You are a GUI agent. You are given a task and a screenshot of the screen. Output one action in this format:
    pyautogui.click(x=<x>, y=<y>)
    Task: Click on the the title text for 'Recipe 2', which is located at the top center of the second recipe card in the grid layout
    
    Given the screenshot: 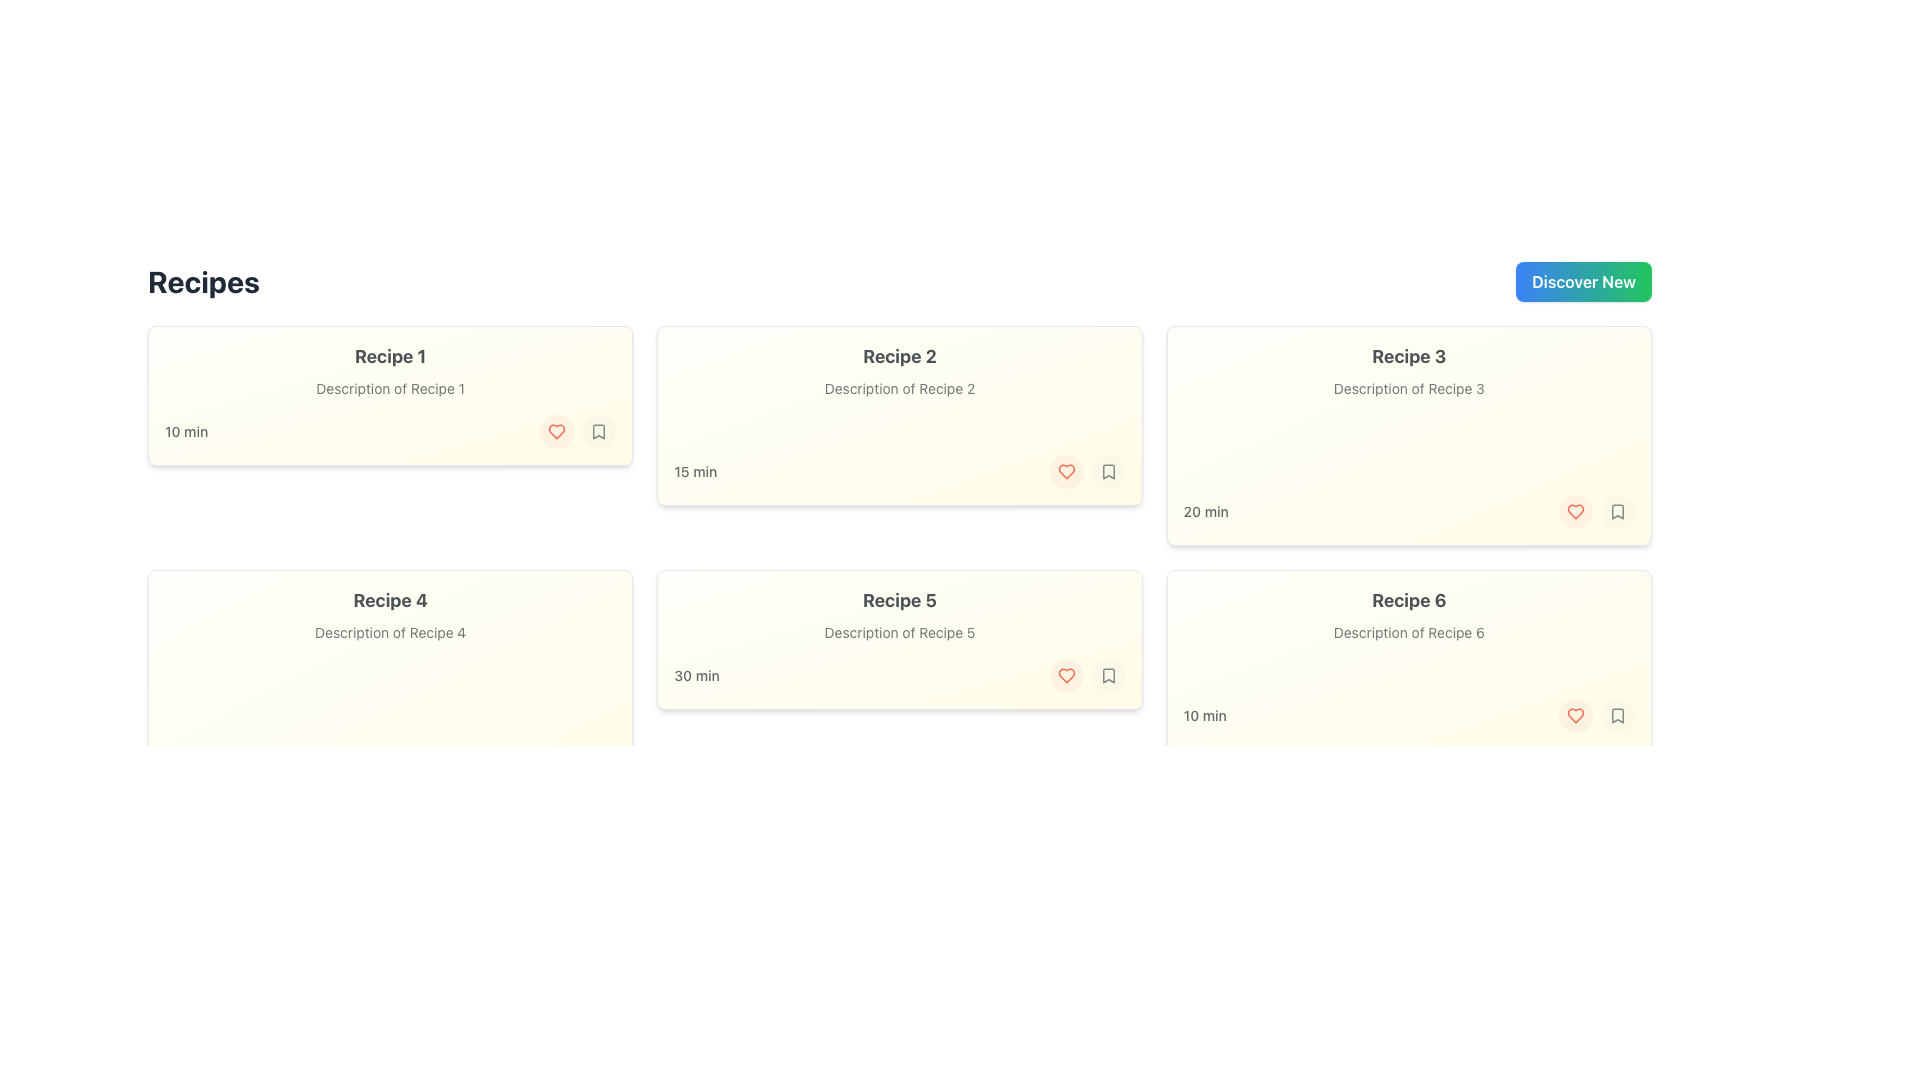 What is the action you would take?
    pyautogui.click(x=898, y=356)
    